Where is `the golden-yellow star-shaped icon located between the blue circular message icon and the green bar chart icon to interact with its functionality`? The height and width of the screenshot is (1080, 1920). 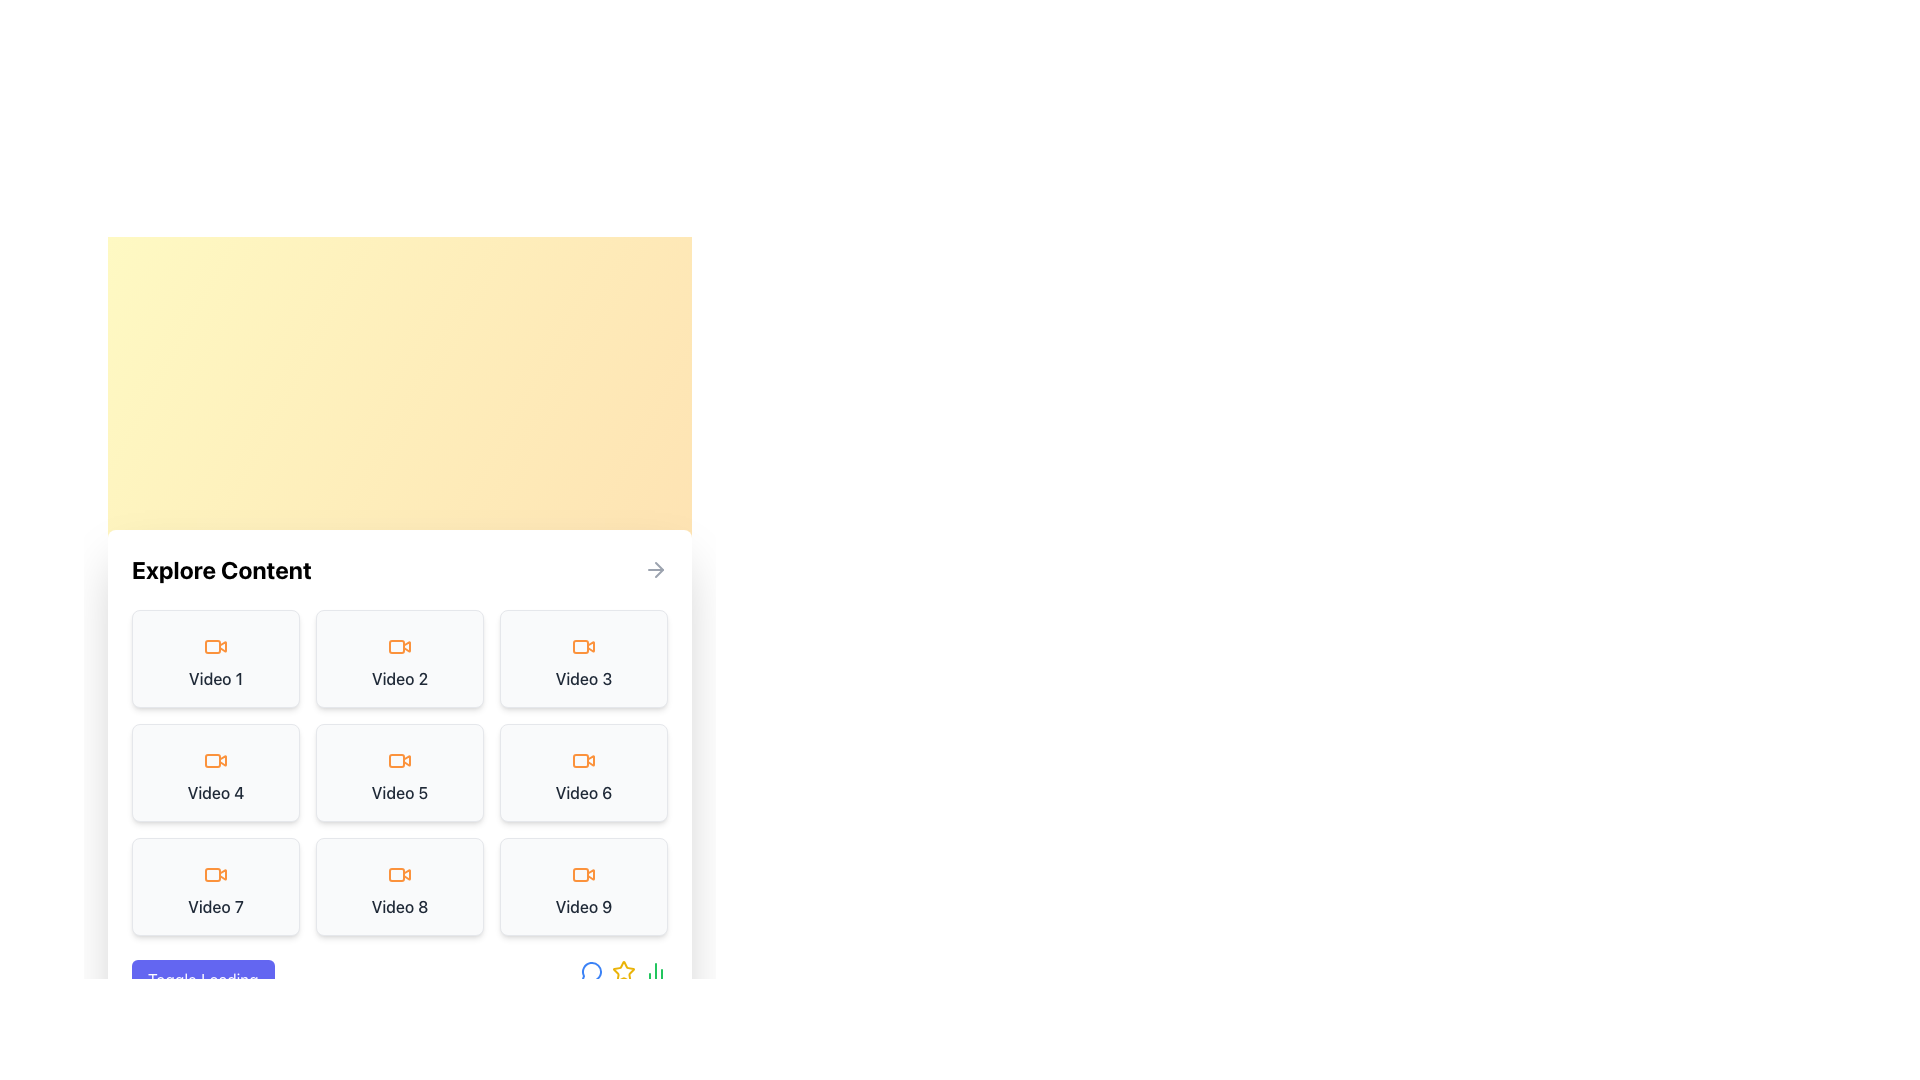
the golden-yellow star-shaped icon located between the blue circular message icon and the green bar chart icon to interact with its functionality is located at coordinates (623, 971).